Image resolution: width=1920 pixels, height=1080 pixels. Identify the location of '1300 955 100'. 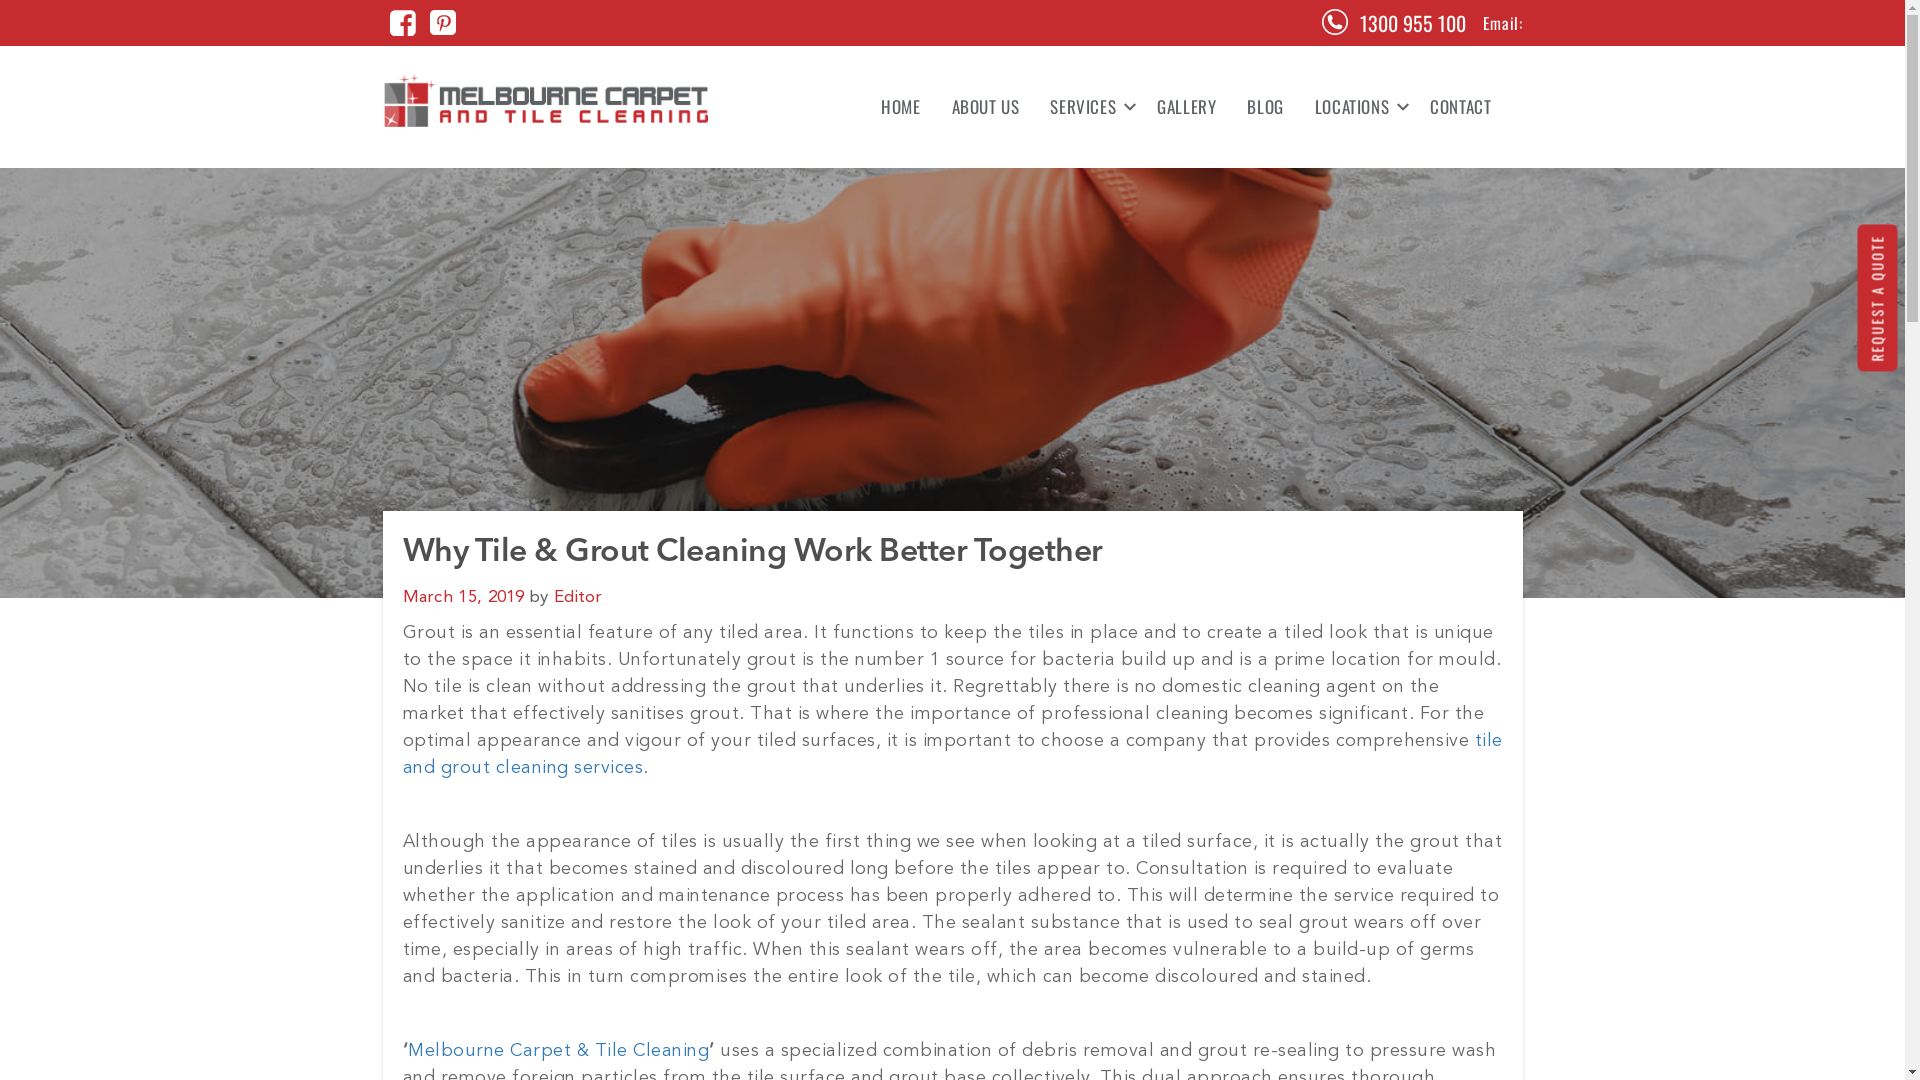
(1359, 23).